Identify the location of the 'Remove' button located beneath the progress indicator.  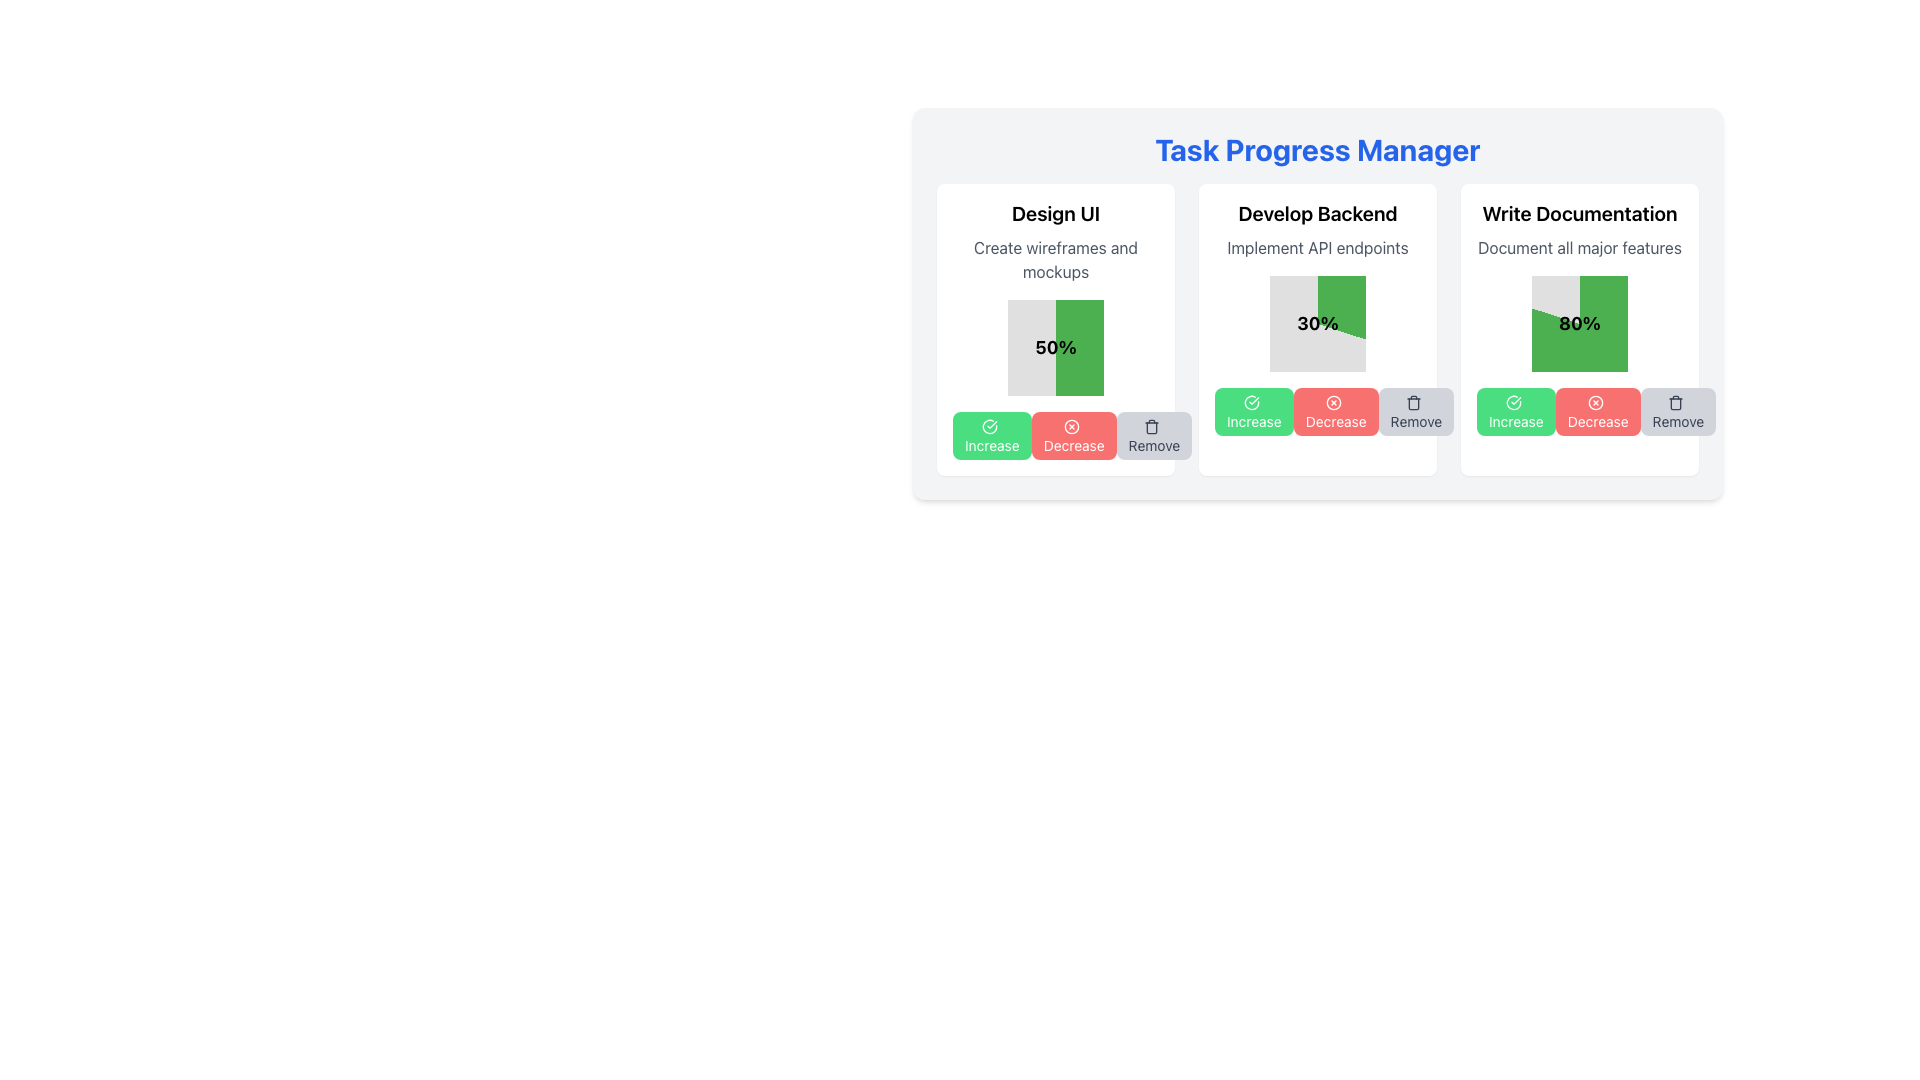
(1154, 434).